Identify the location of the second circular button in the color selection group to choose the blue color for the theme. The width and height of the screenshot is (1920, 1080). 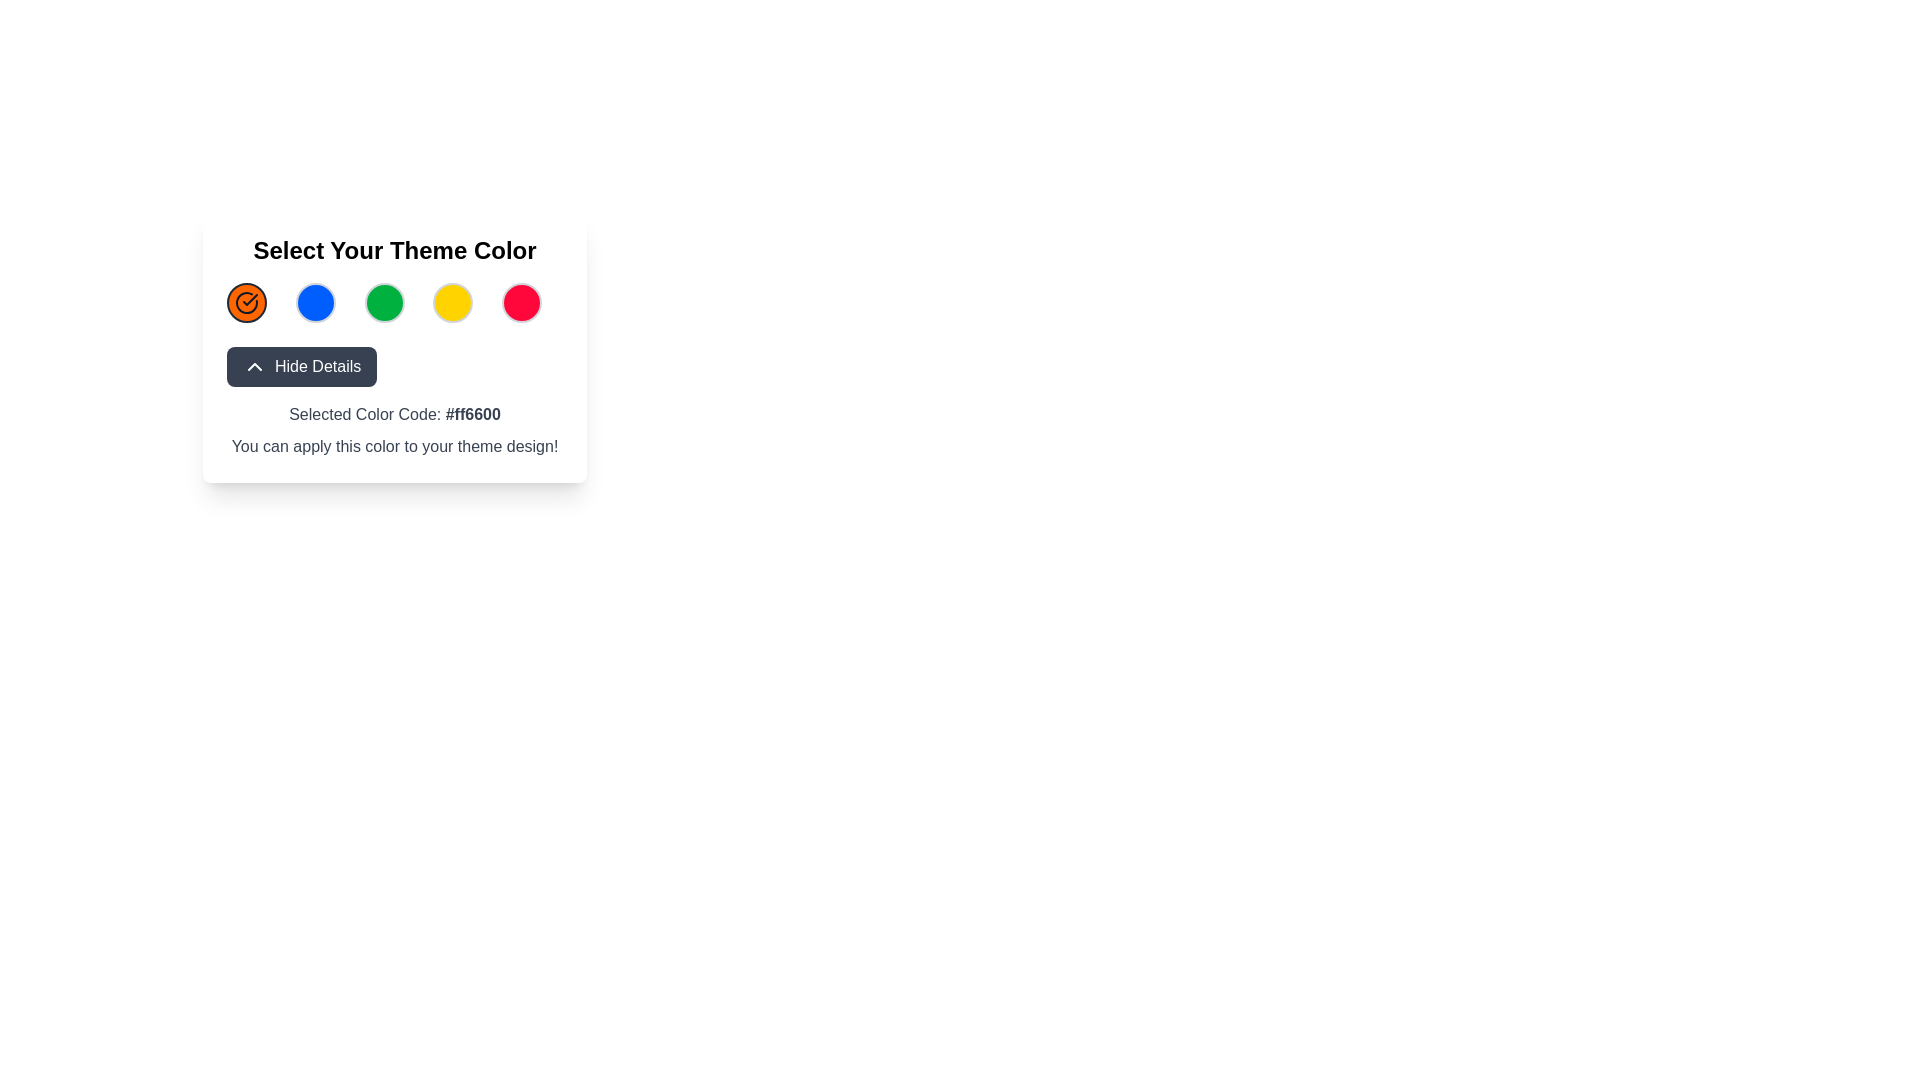
(314, 303).